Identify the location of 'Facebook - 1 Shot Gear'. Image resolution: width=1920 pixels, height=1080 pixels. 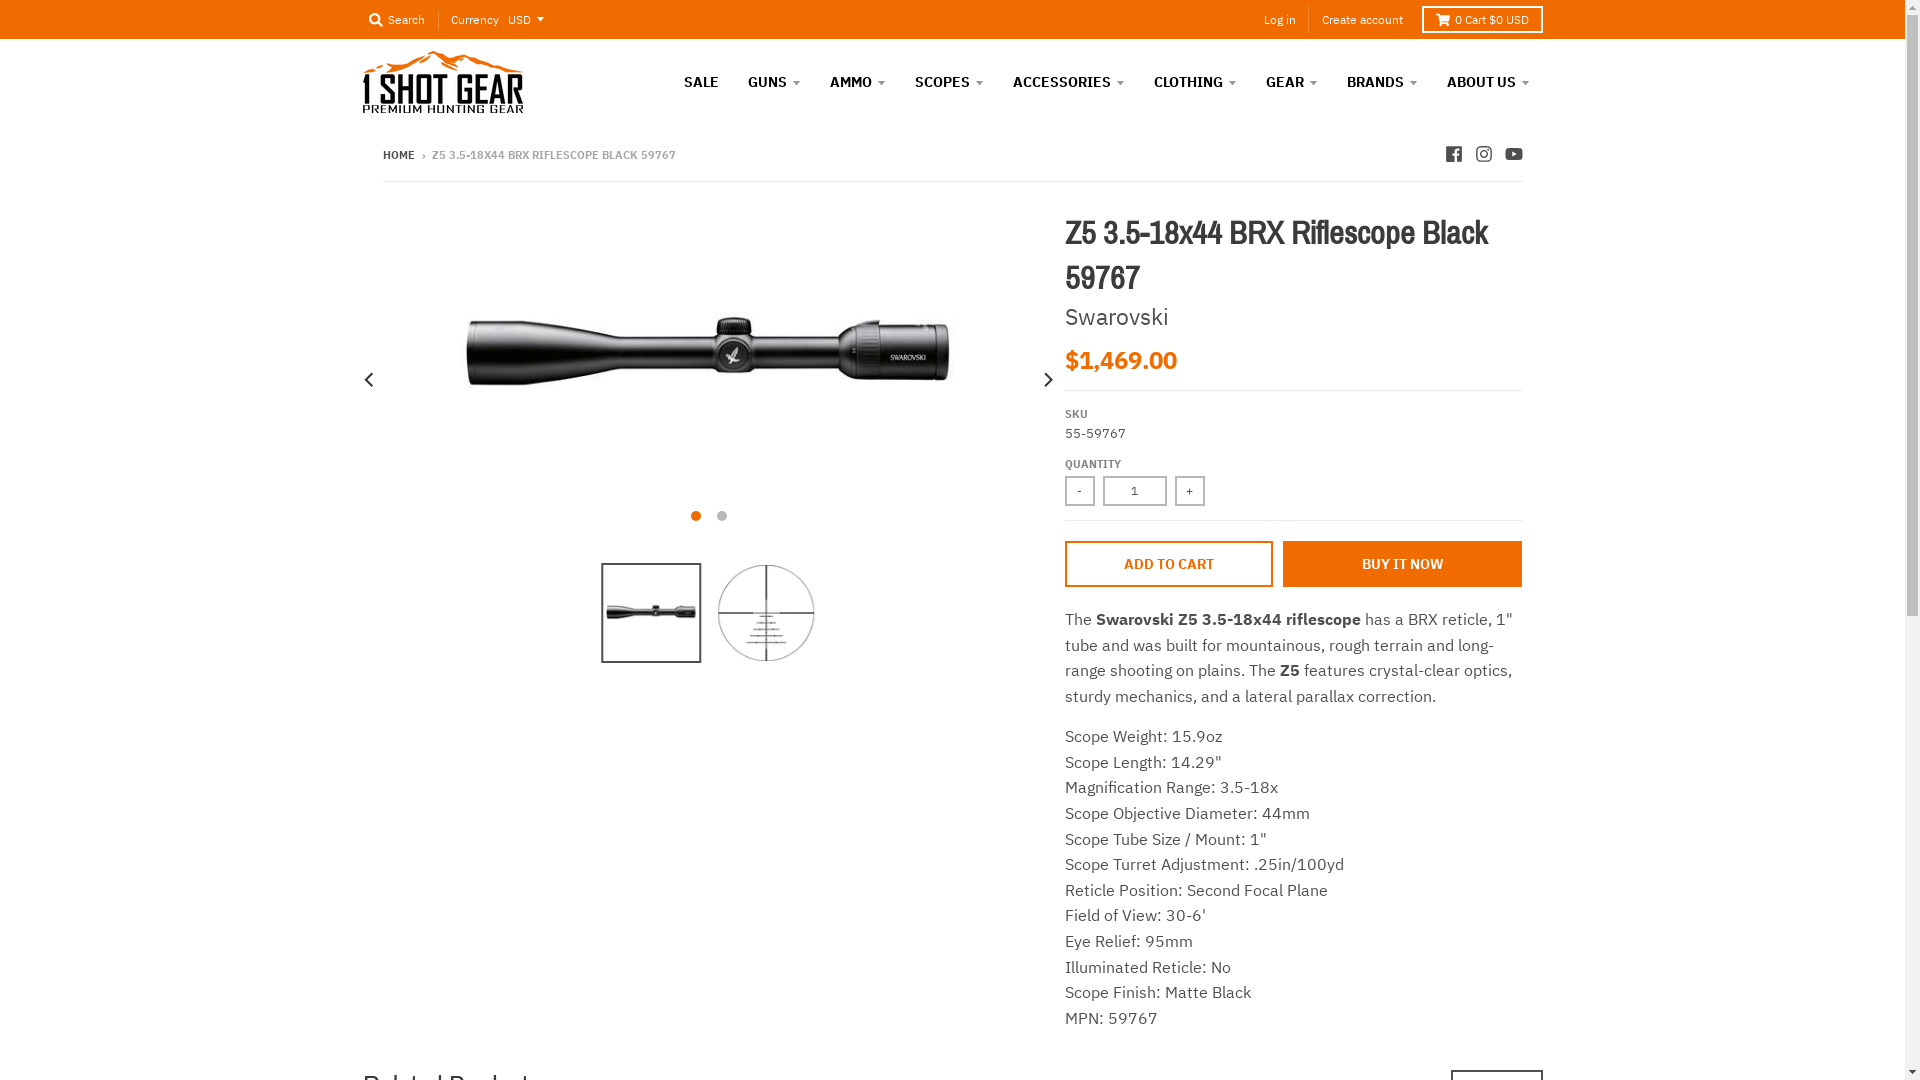
(1453, 153).